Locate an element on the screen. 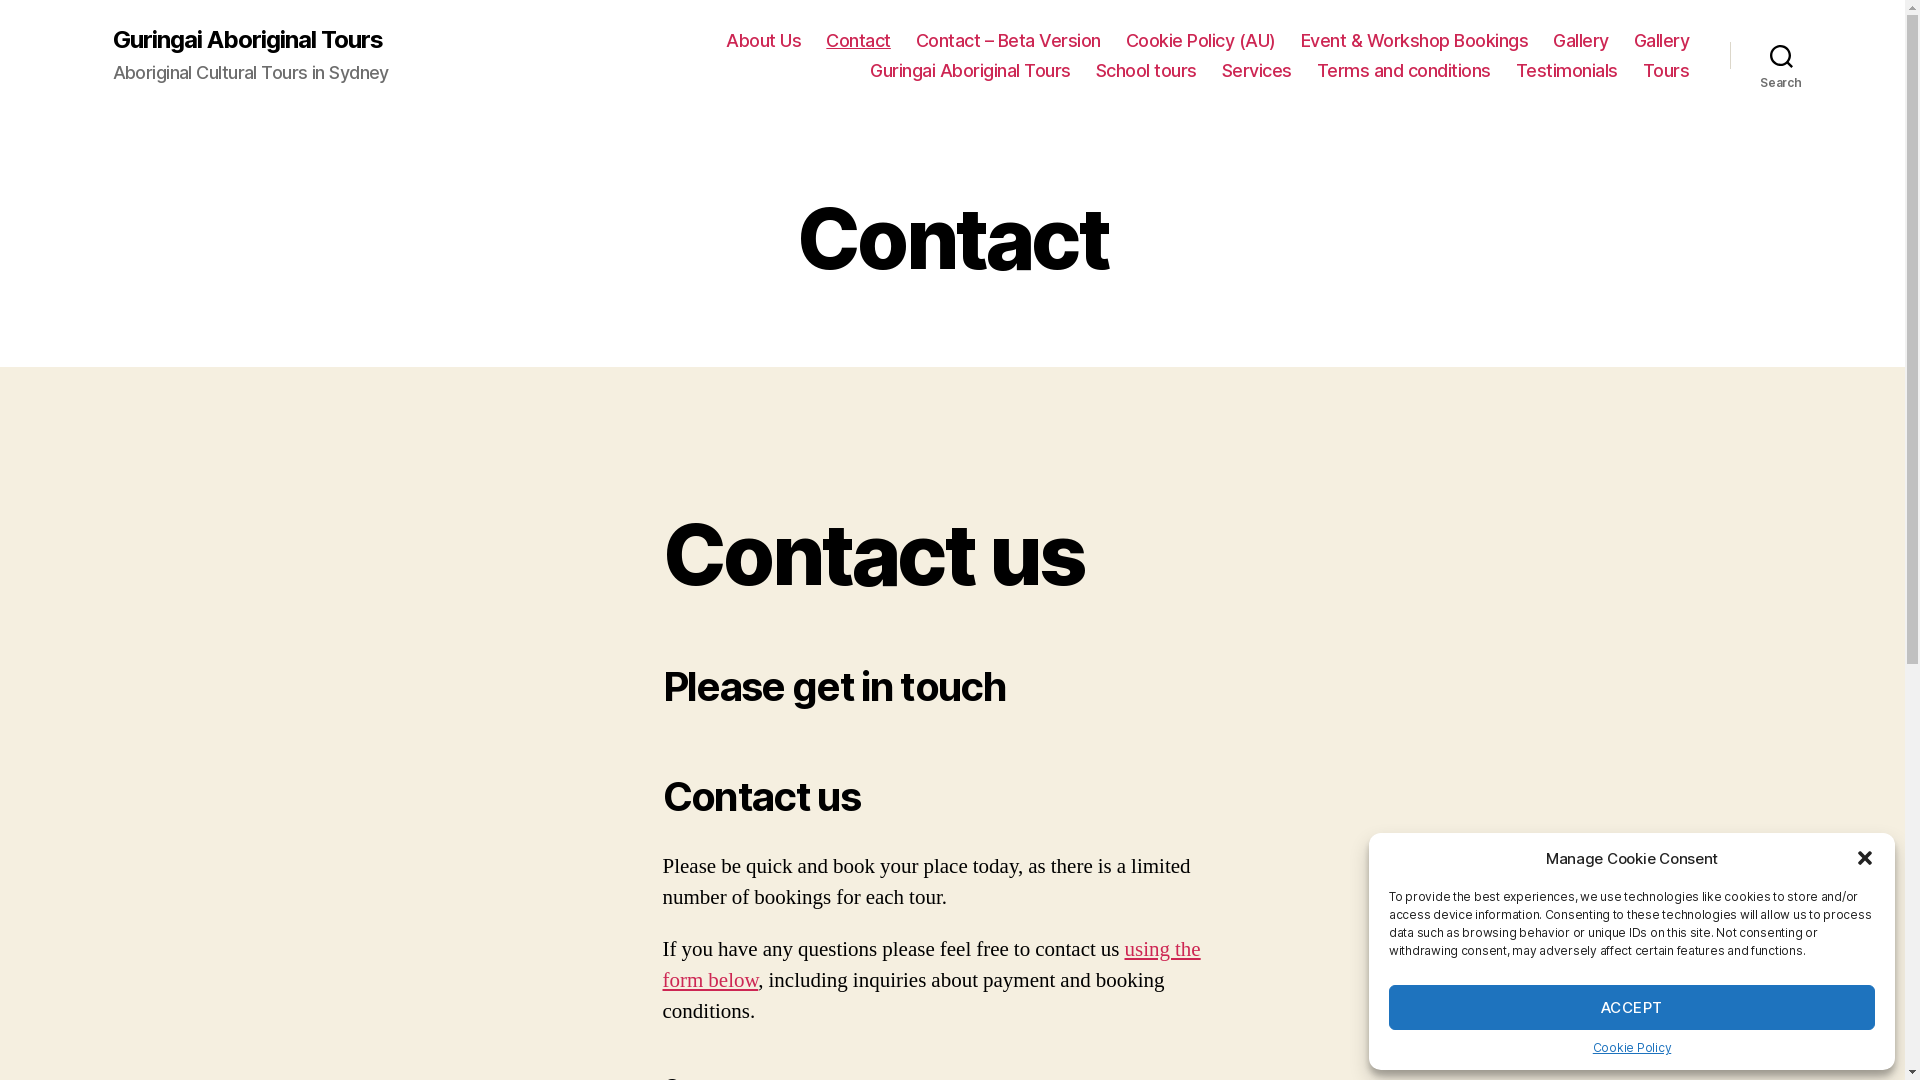  'Event & Workshop Bookings' is located at coordinates (1414, 41).